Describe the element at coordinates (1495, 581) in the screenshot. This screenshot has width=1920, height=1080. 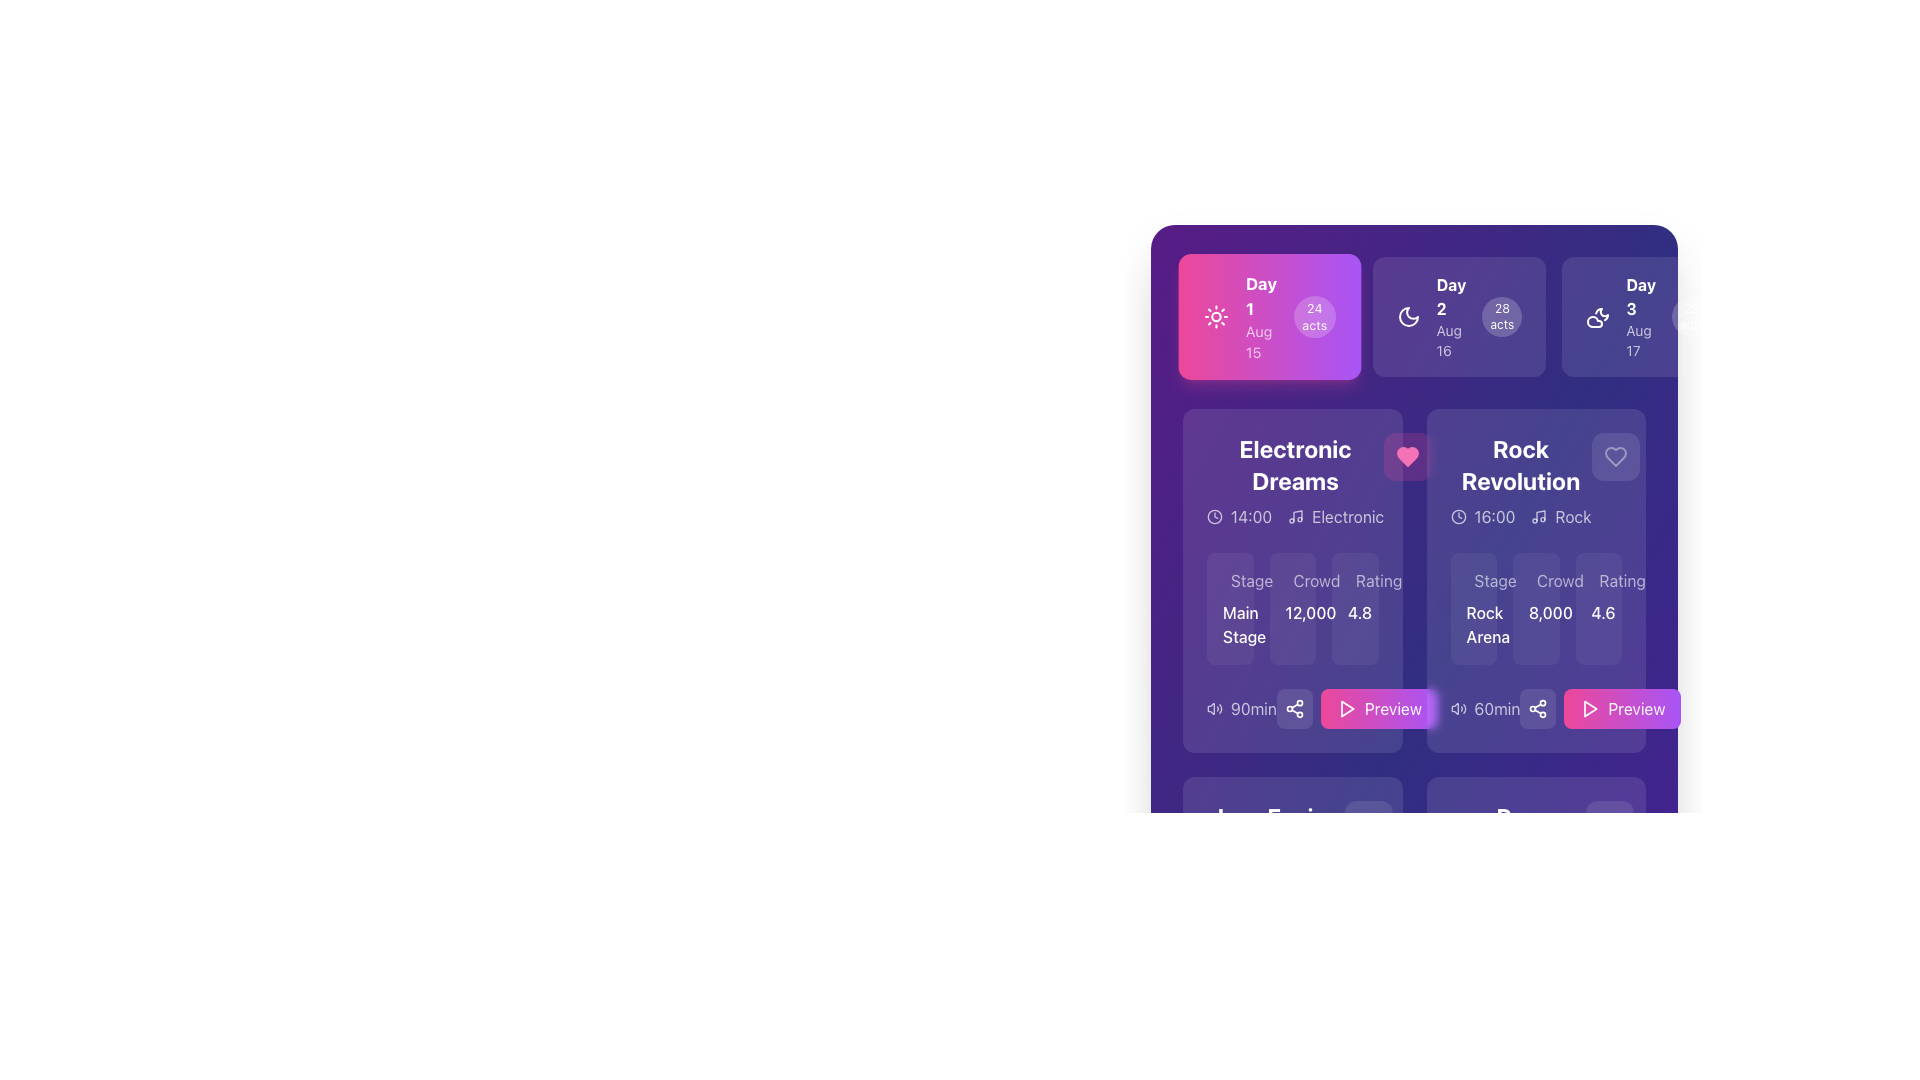
I see `the text label that provides the category name for the event location, located in the second card of the 'Rock Revolution' event, above the value 'Rock Arena'` at that location.